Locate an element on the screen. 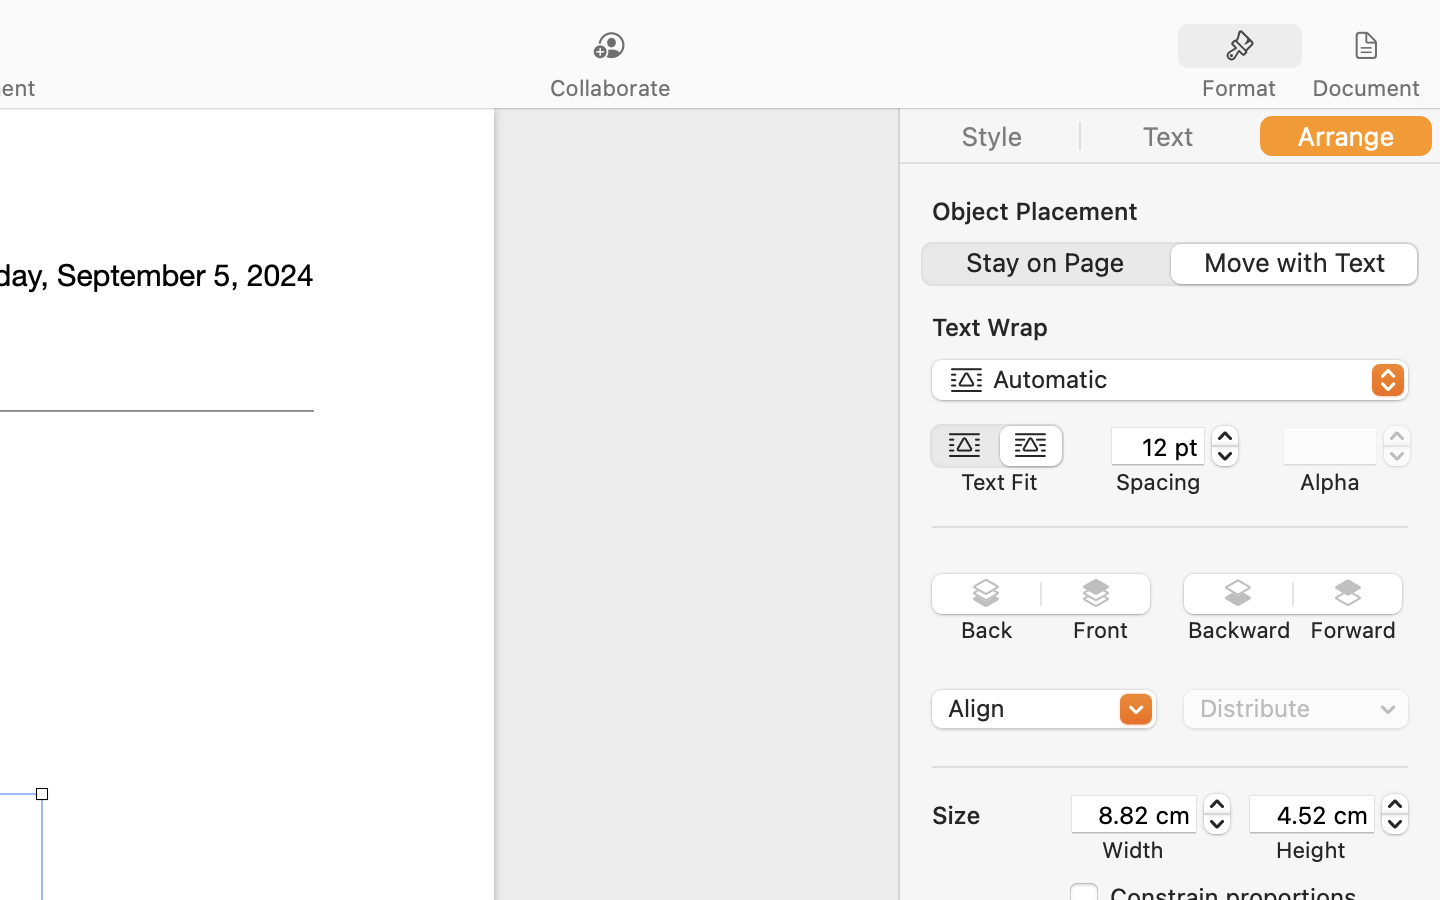 This screenshot has height=900, width=1440. 'Format' is located at coordinates (1237, 87).